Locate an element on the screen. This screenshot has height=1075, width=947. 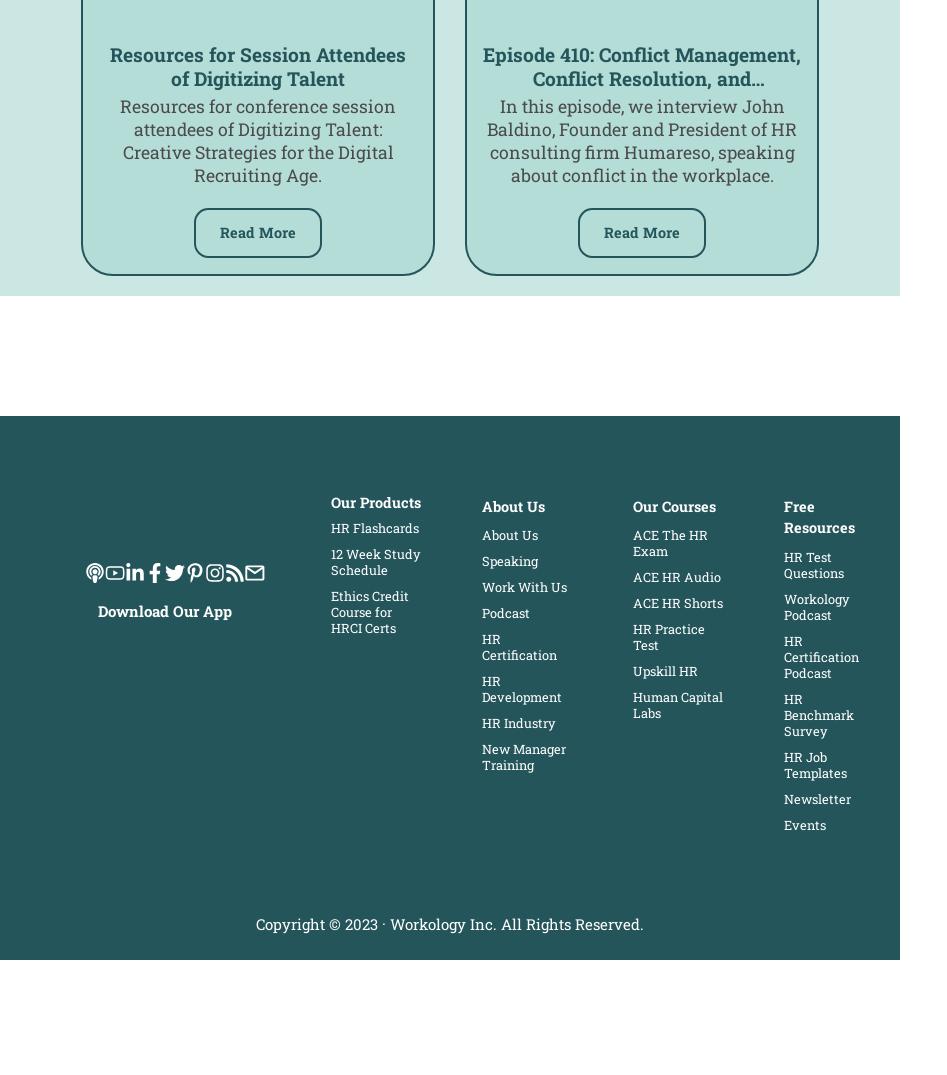
'Events' is located at coordinates (805, 822).